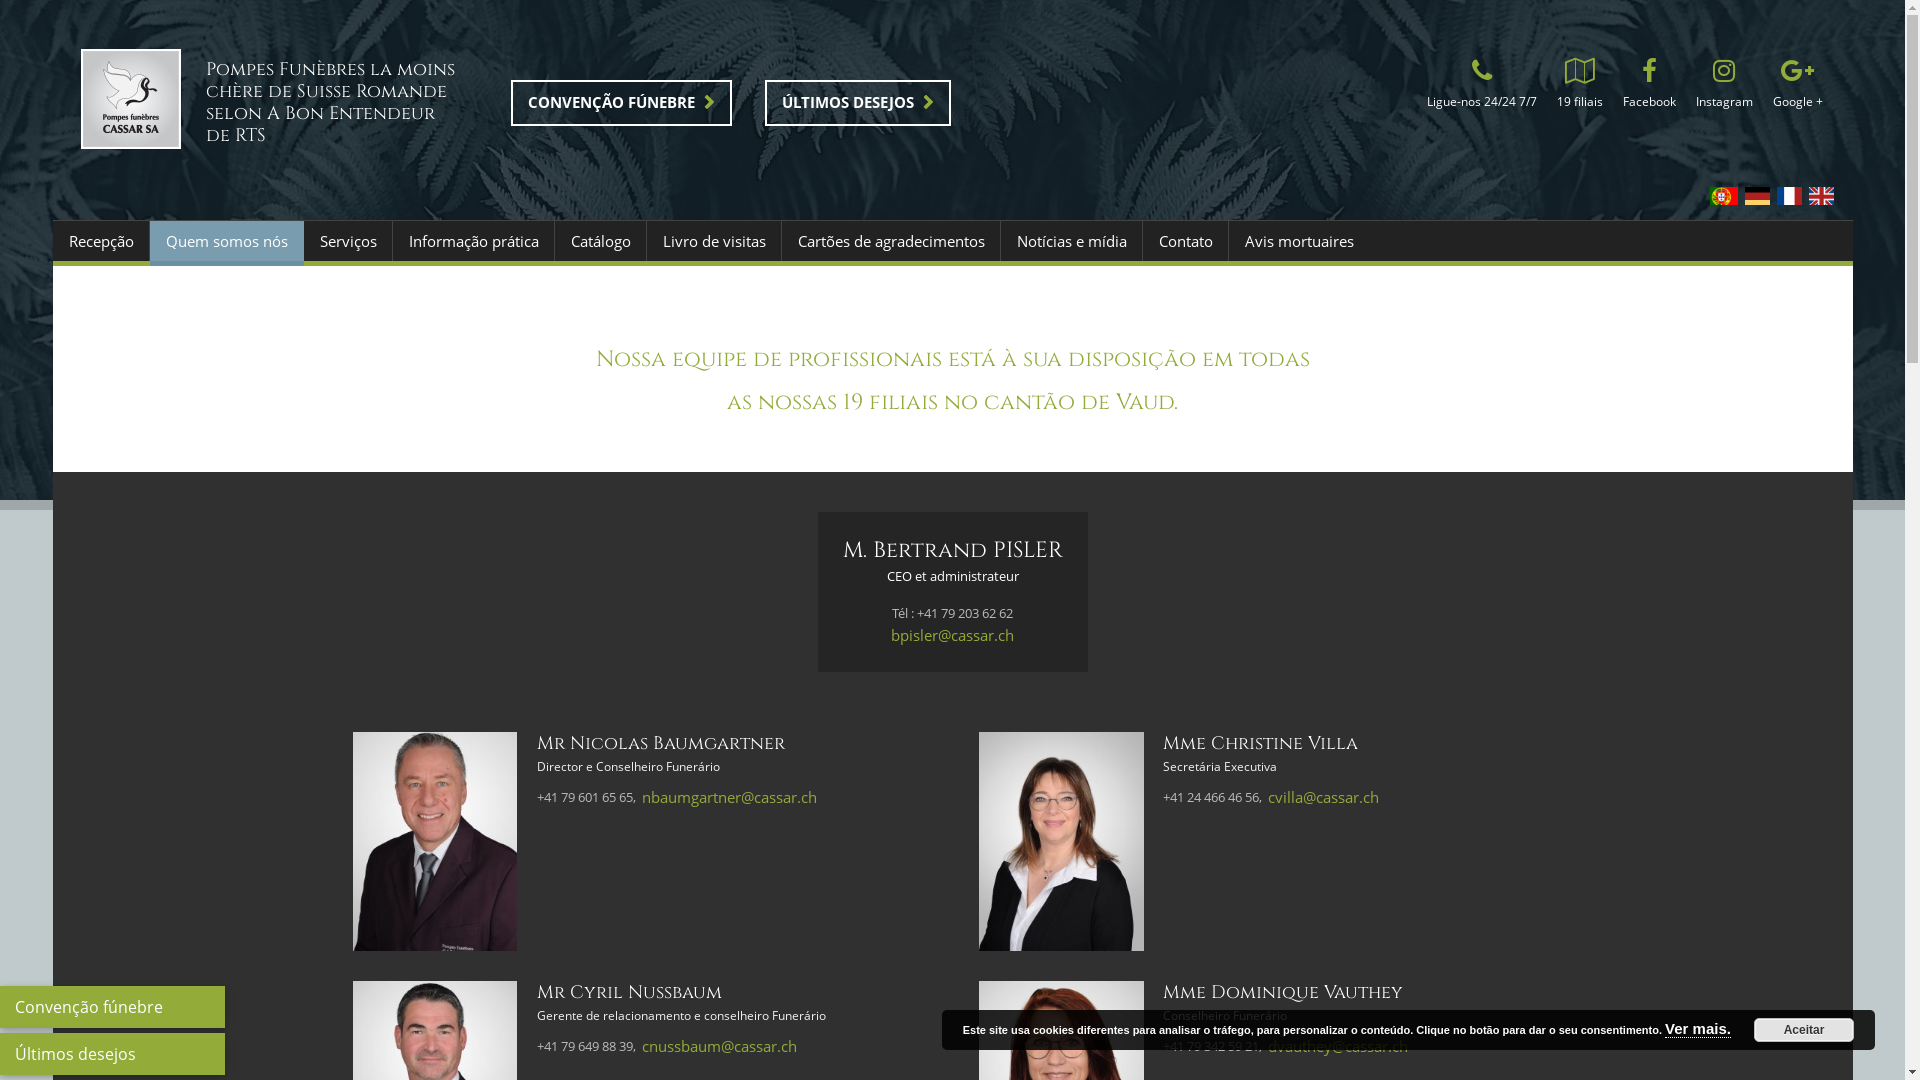  I want to click on 'Ligue-nos 24/24 7/7', so click(1481, 86).